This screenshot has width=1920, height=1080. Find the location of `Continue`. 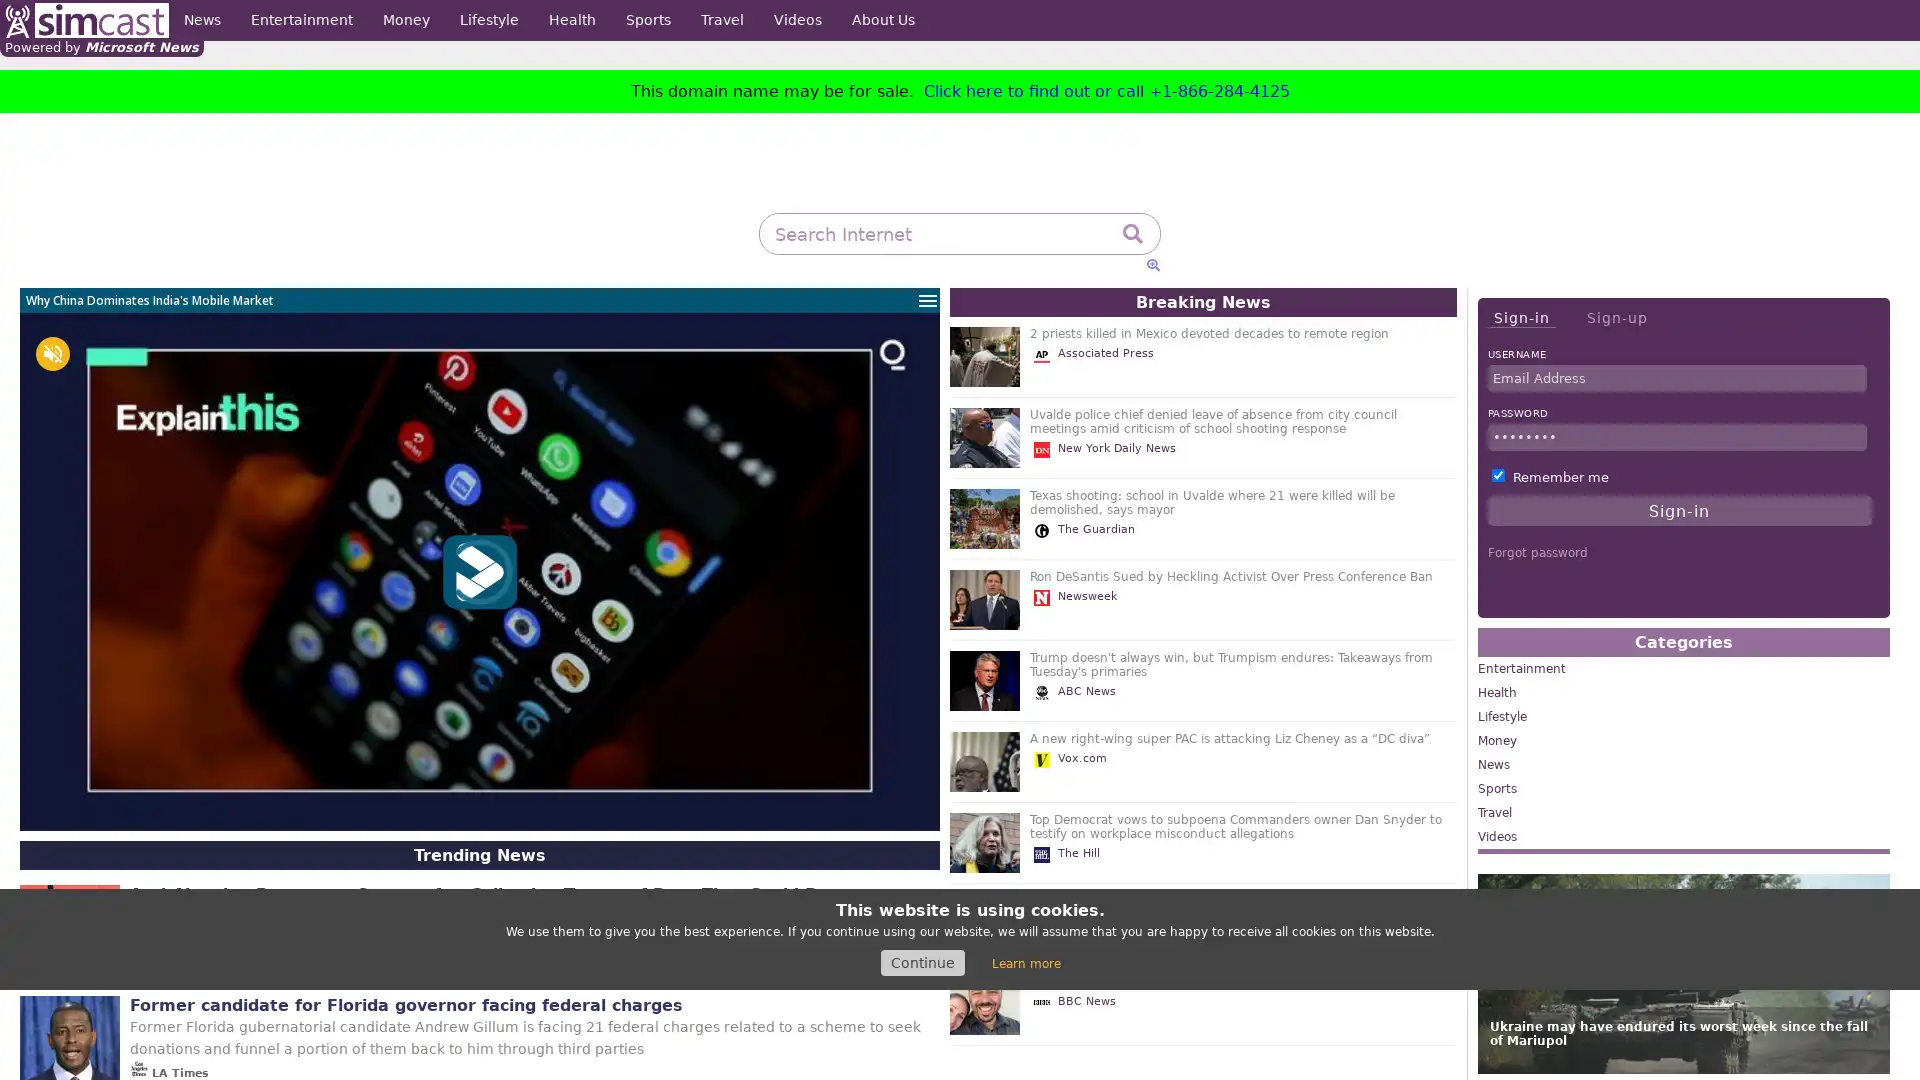

Continue is located at coordinates (921, 962).